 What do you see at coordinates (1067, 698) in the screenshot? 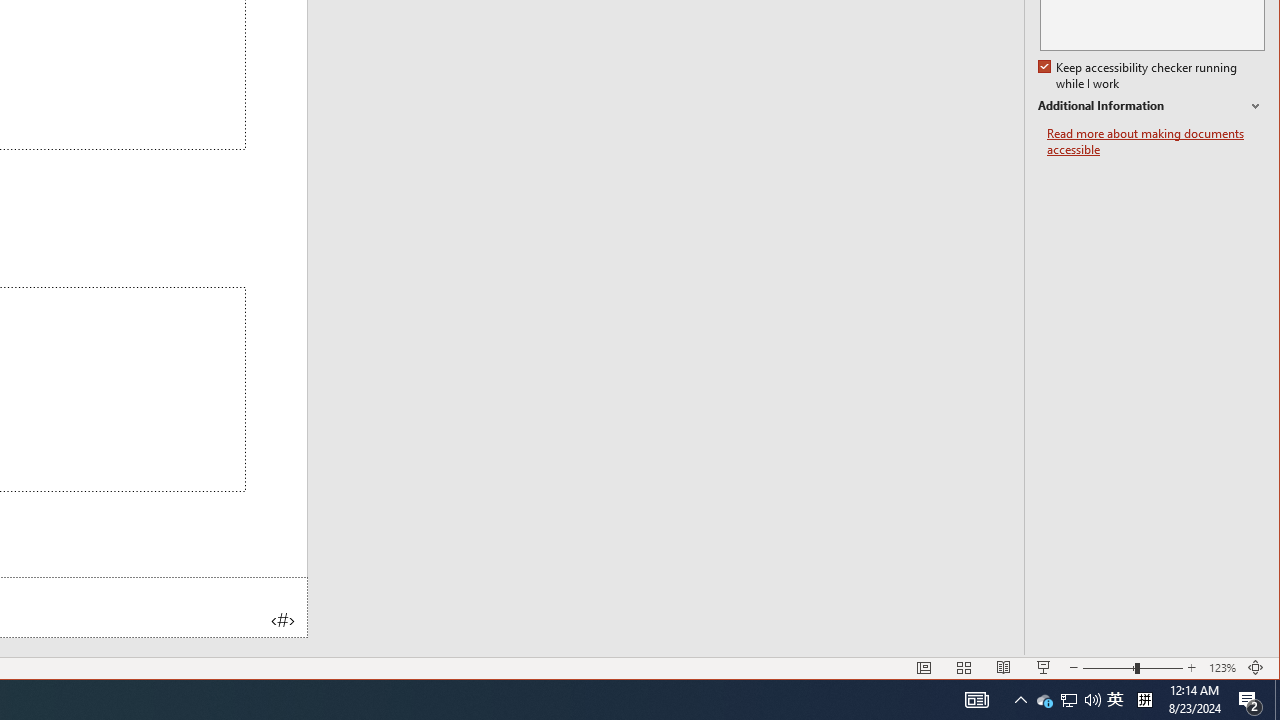
I see `'User Promoted Notification Area'` at bounding box center [1067, 698].